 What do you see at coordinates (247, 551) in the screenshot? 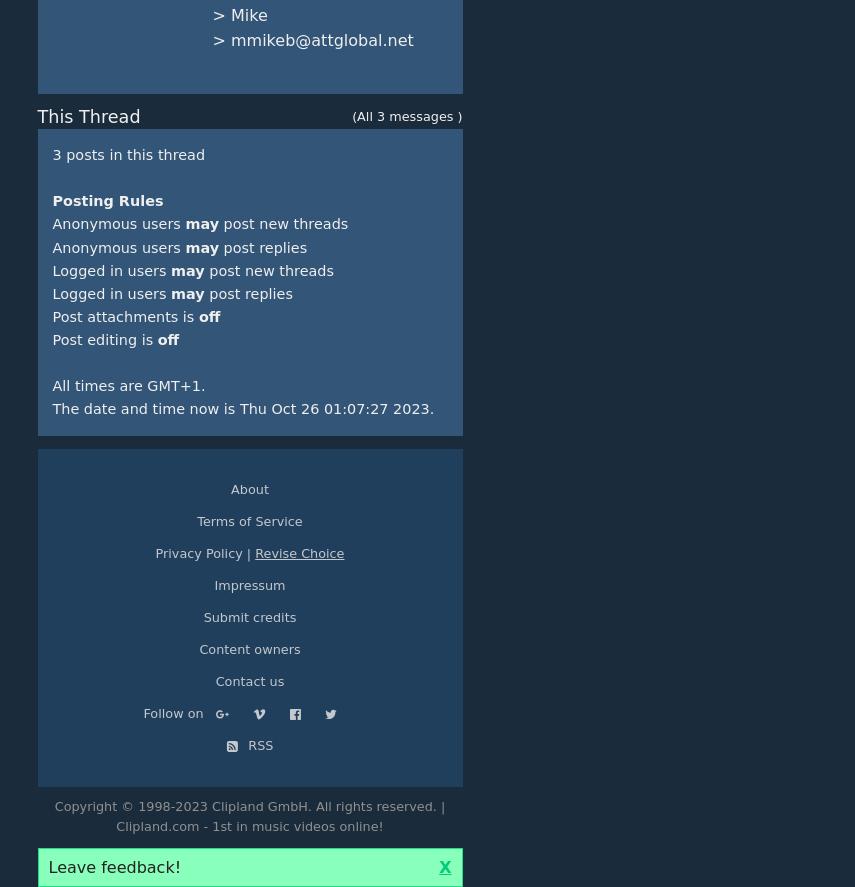
I see `'|'` at bounding box center [247, 551].